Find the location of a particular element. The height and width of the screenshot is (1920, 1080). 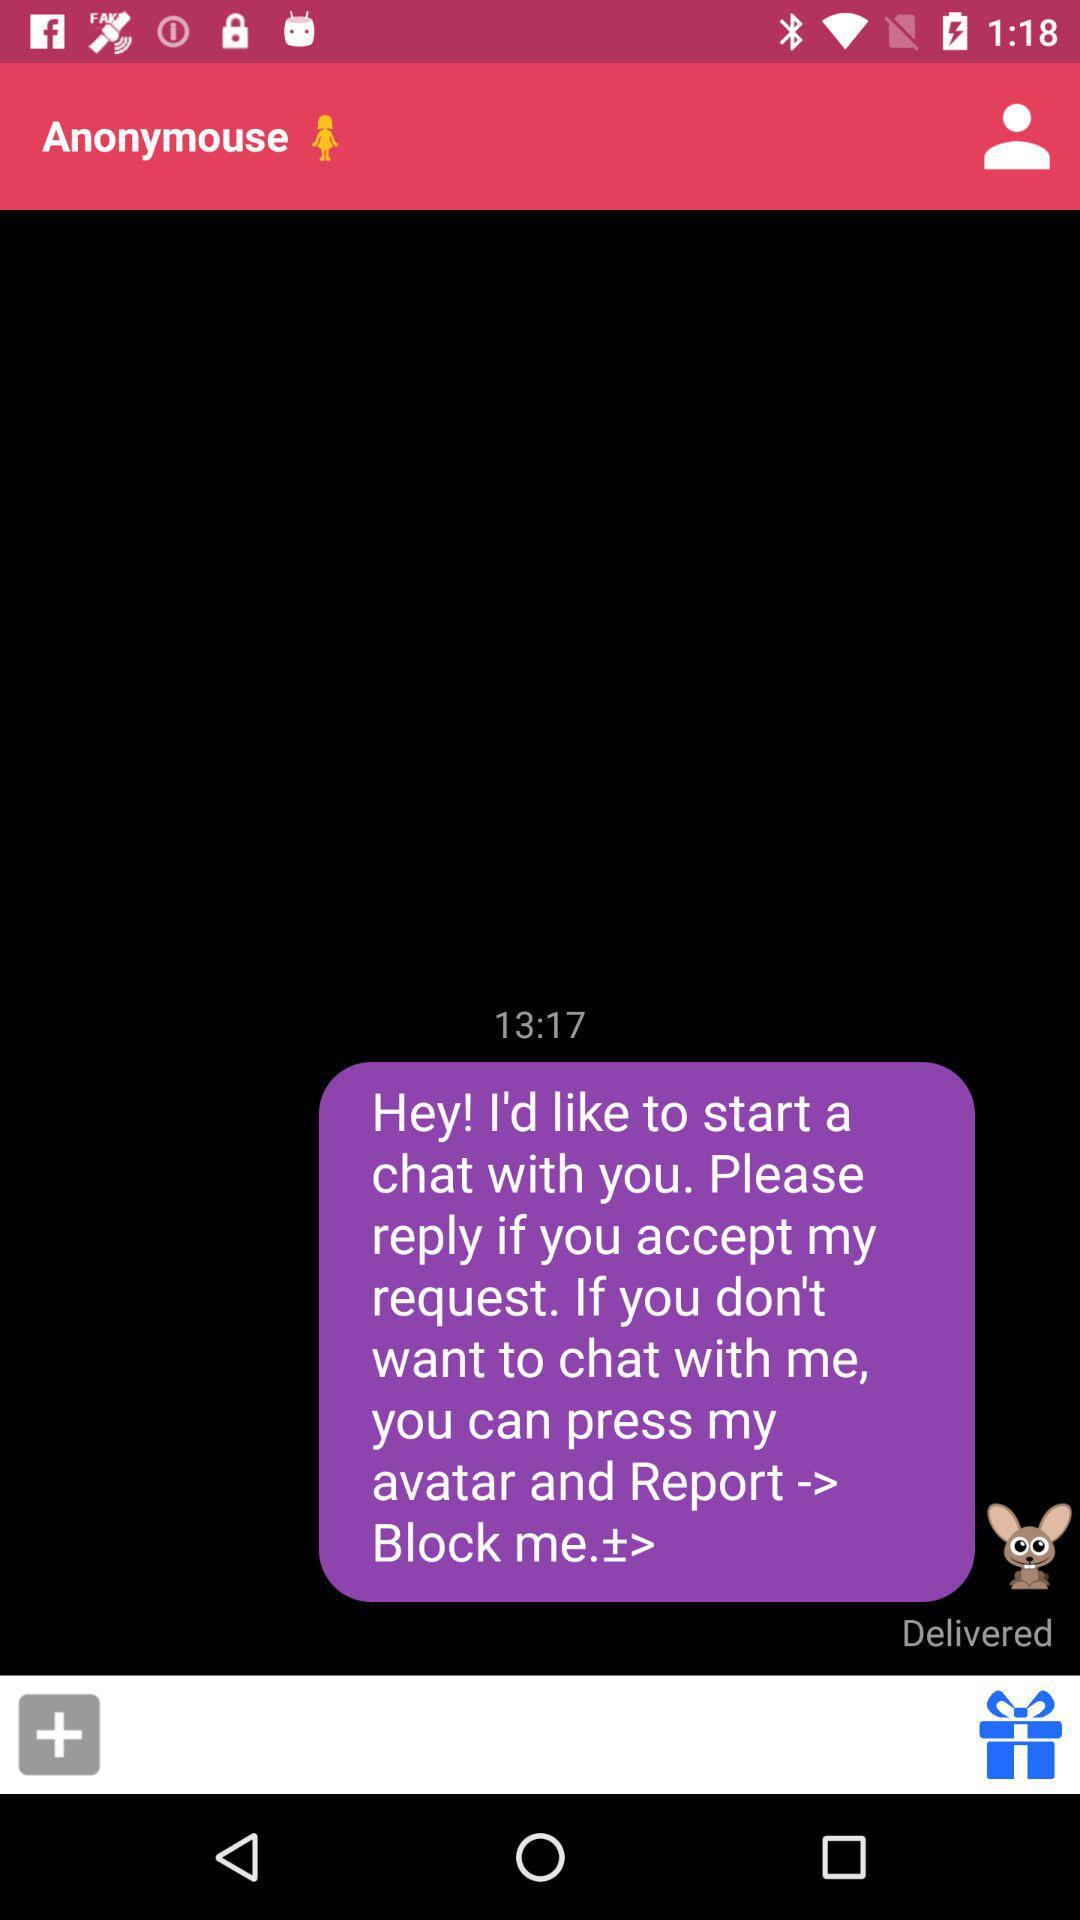

the icon next to the hey i d item is located at coordinates (1029, 1545).